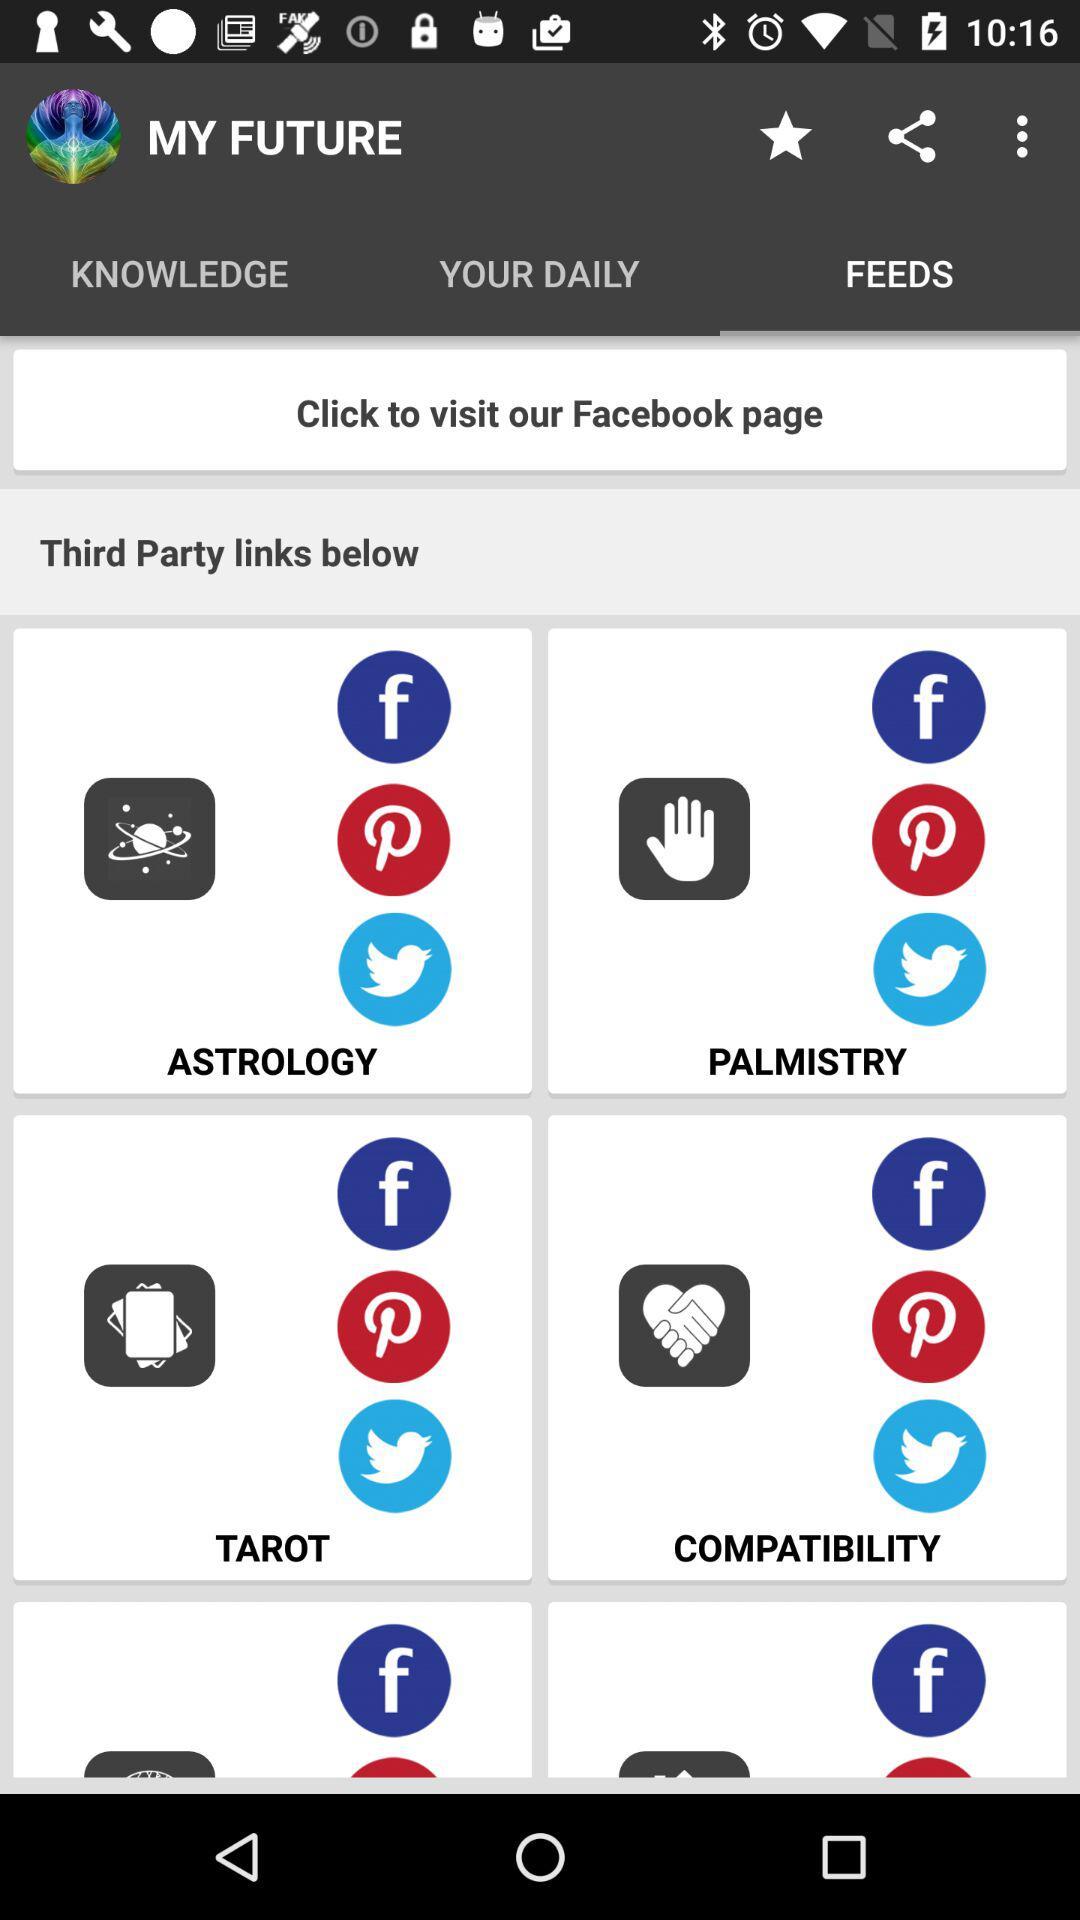 The width and height of the screenshot is (1080, 1920). Describe the element at coordinates (394, 1325) in the screenshot. I see `post to pinterest` at that location.